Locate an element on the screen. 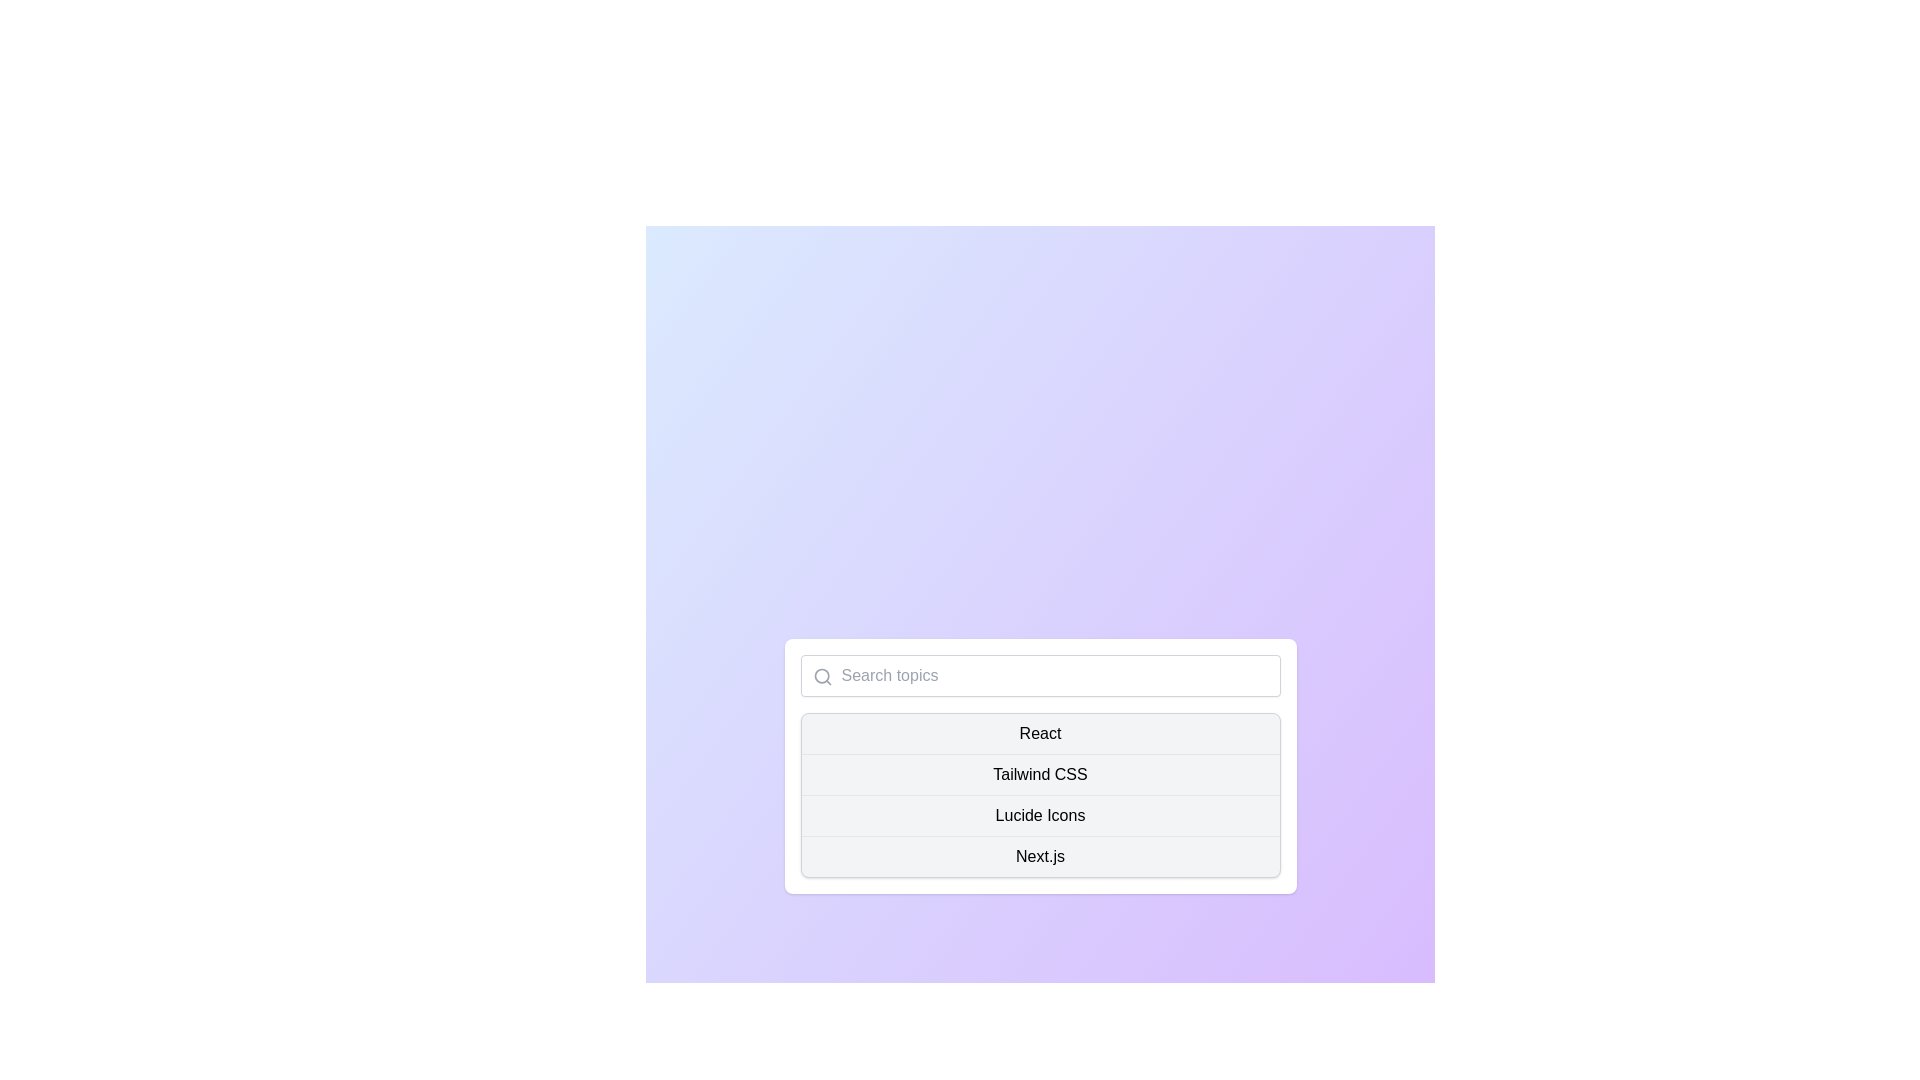  the first item in the dropdown list labeled 'React', which is styled with a modern sans-serif font and has a light gray background indicating interactivity is located at coordinates (1040, 733).